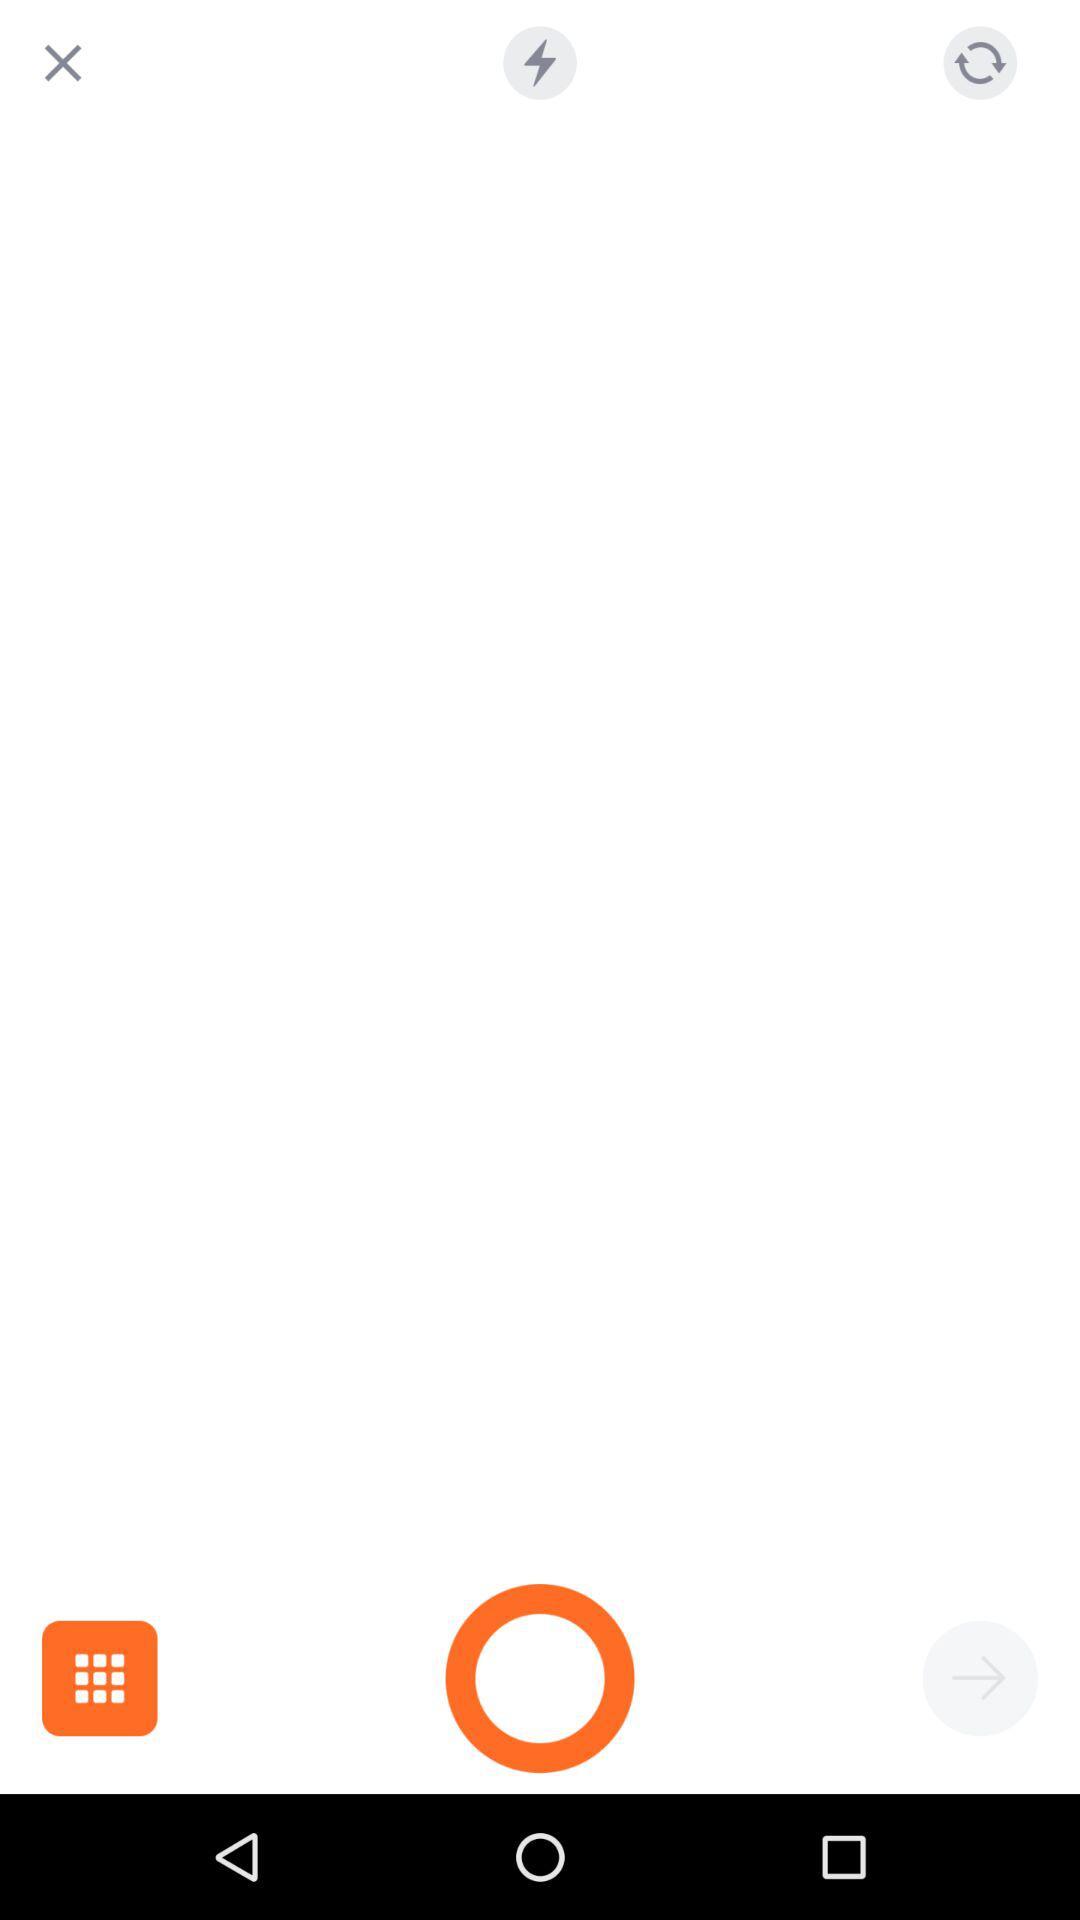 The width and height of the screenshot is (1080, 1920). Describe the element at coordinates (99, 1678) in the screenshot. I see `menu options` at that location.